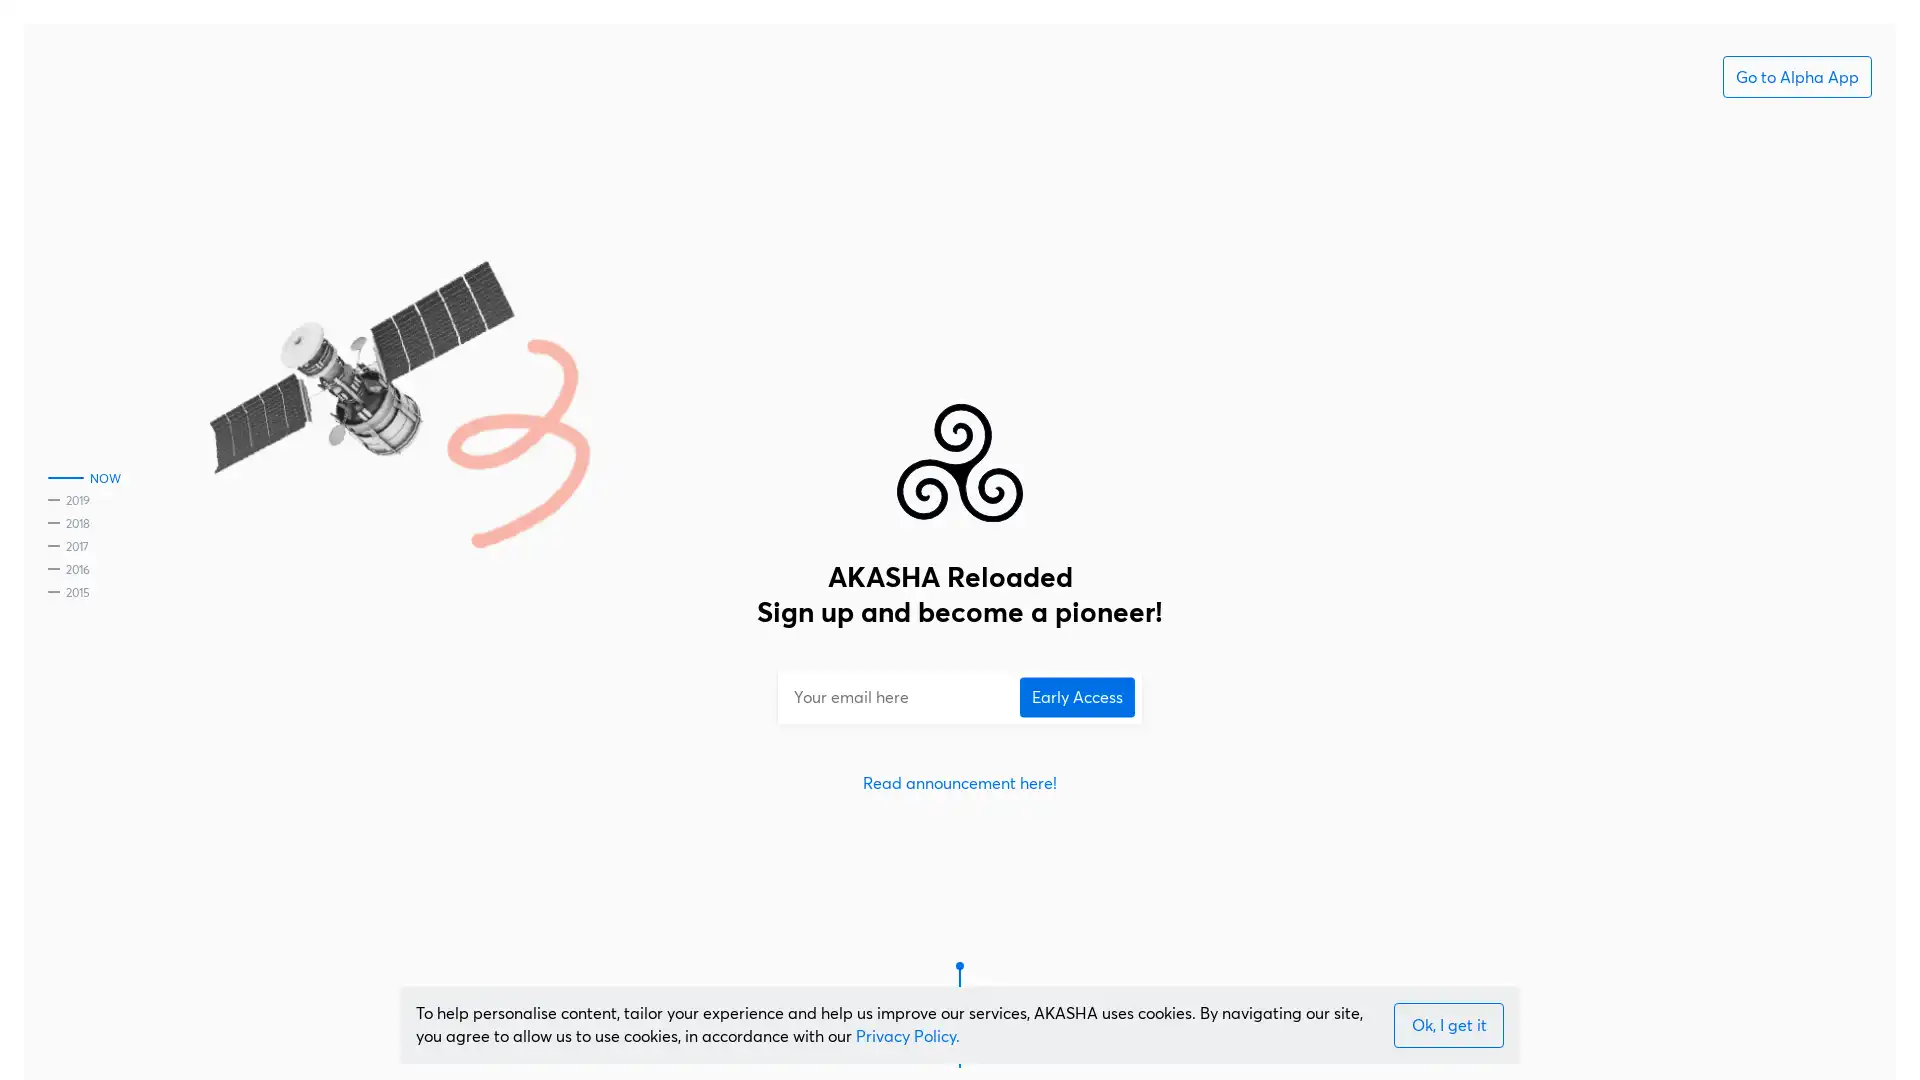 The height and width of the screenshot is (1080, 1920). What do you see at coordinates (68, 547) in the screenshot?
I see `2017` at bounding box center [68, 547].